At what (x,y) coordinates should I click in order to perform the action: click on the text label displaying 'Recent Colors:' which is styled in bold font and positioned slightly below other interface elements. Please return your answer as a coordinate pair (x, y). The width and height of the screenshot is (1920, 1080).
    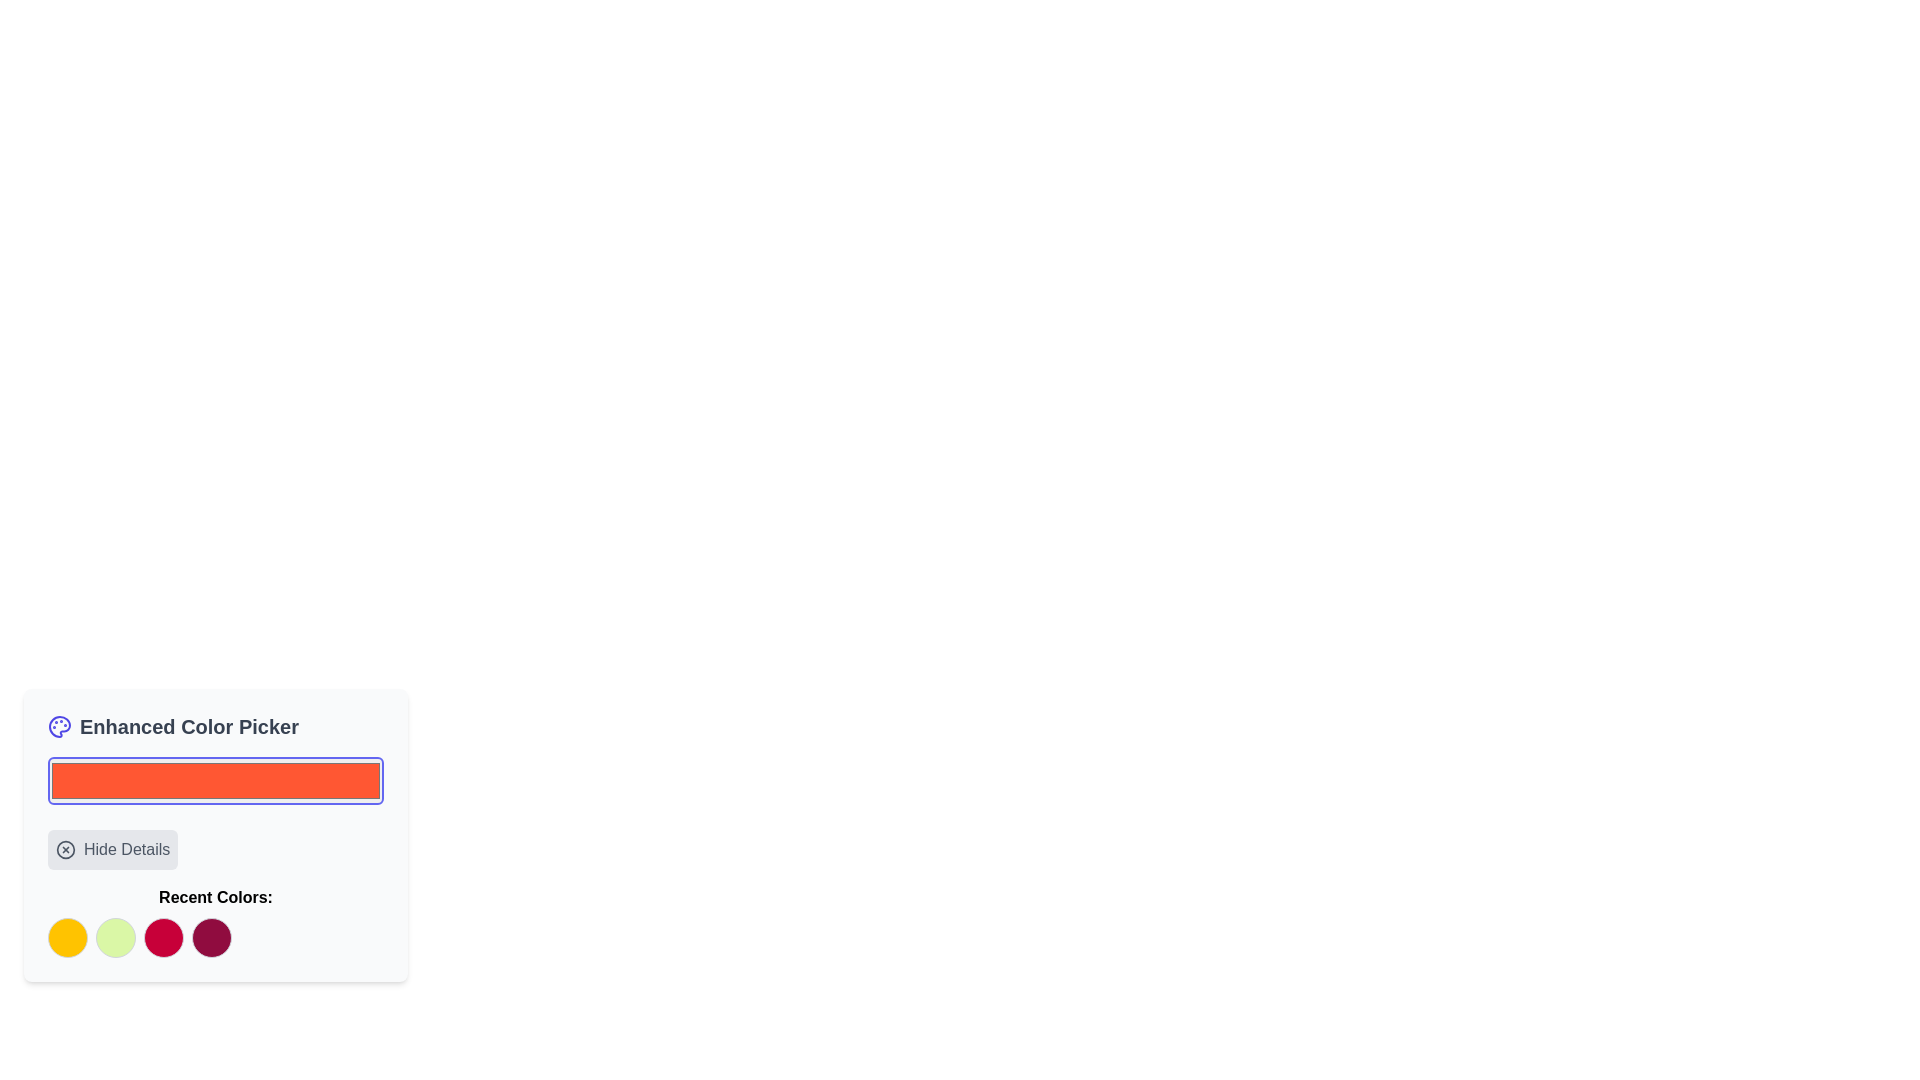
    Looking at the image, I should click on (216, 897).